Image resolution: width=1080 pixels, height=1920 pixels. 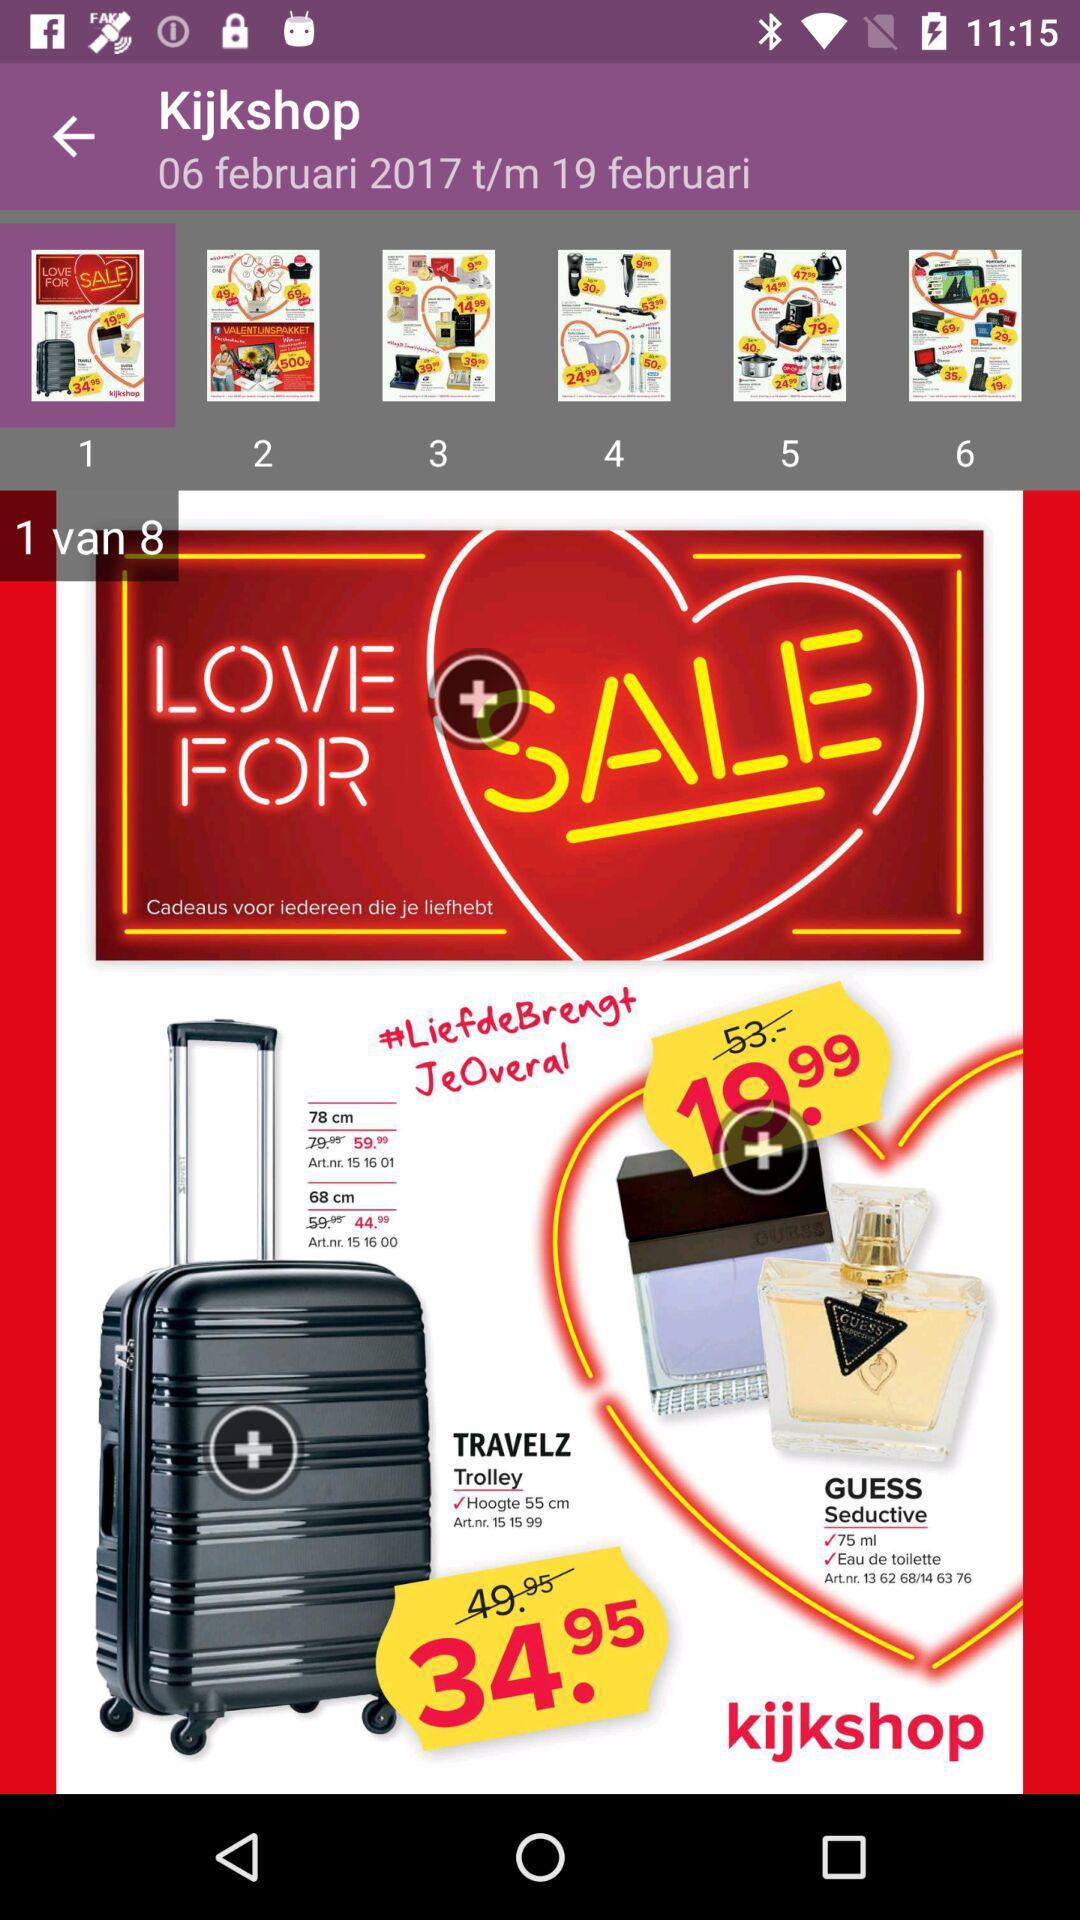 I want to click on page one, so click(x=86, y=325).